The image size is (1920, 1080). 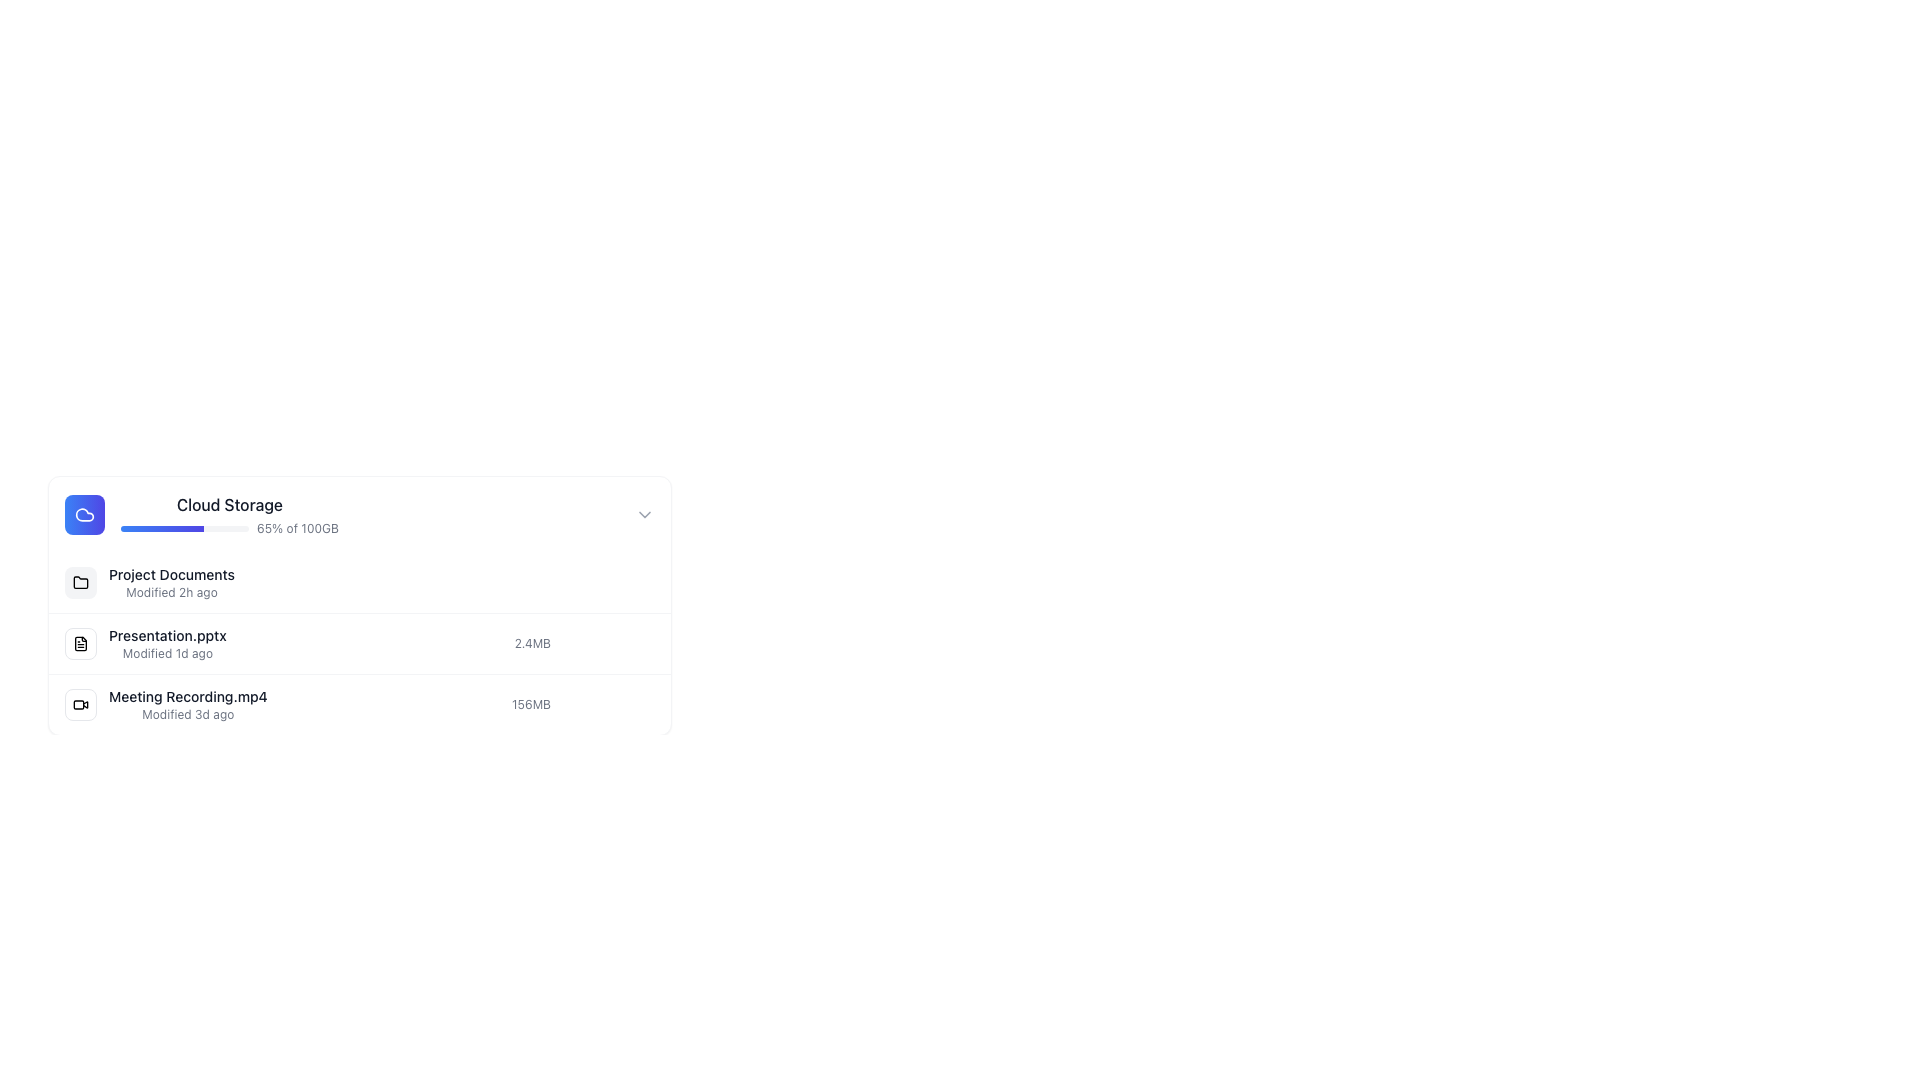 What do you see at coordinates (643, 582) in the screenshot?
I see `the three-dot menu button located to the far right of the 'Project Documents' row` at bounding box center [643, 582].